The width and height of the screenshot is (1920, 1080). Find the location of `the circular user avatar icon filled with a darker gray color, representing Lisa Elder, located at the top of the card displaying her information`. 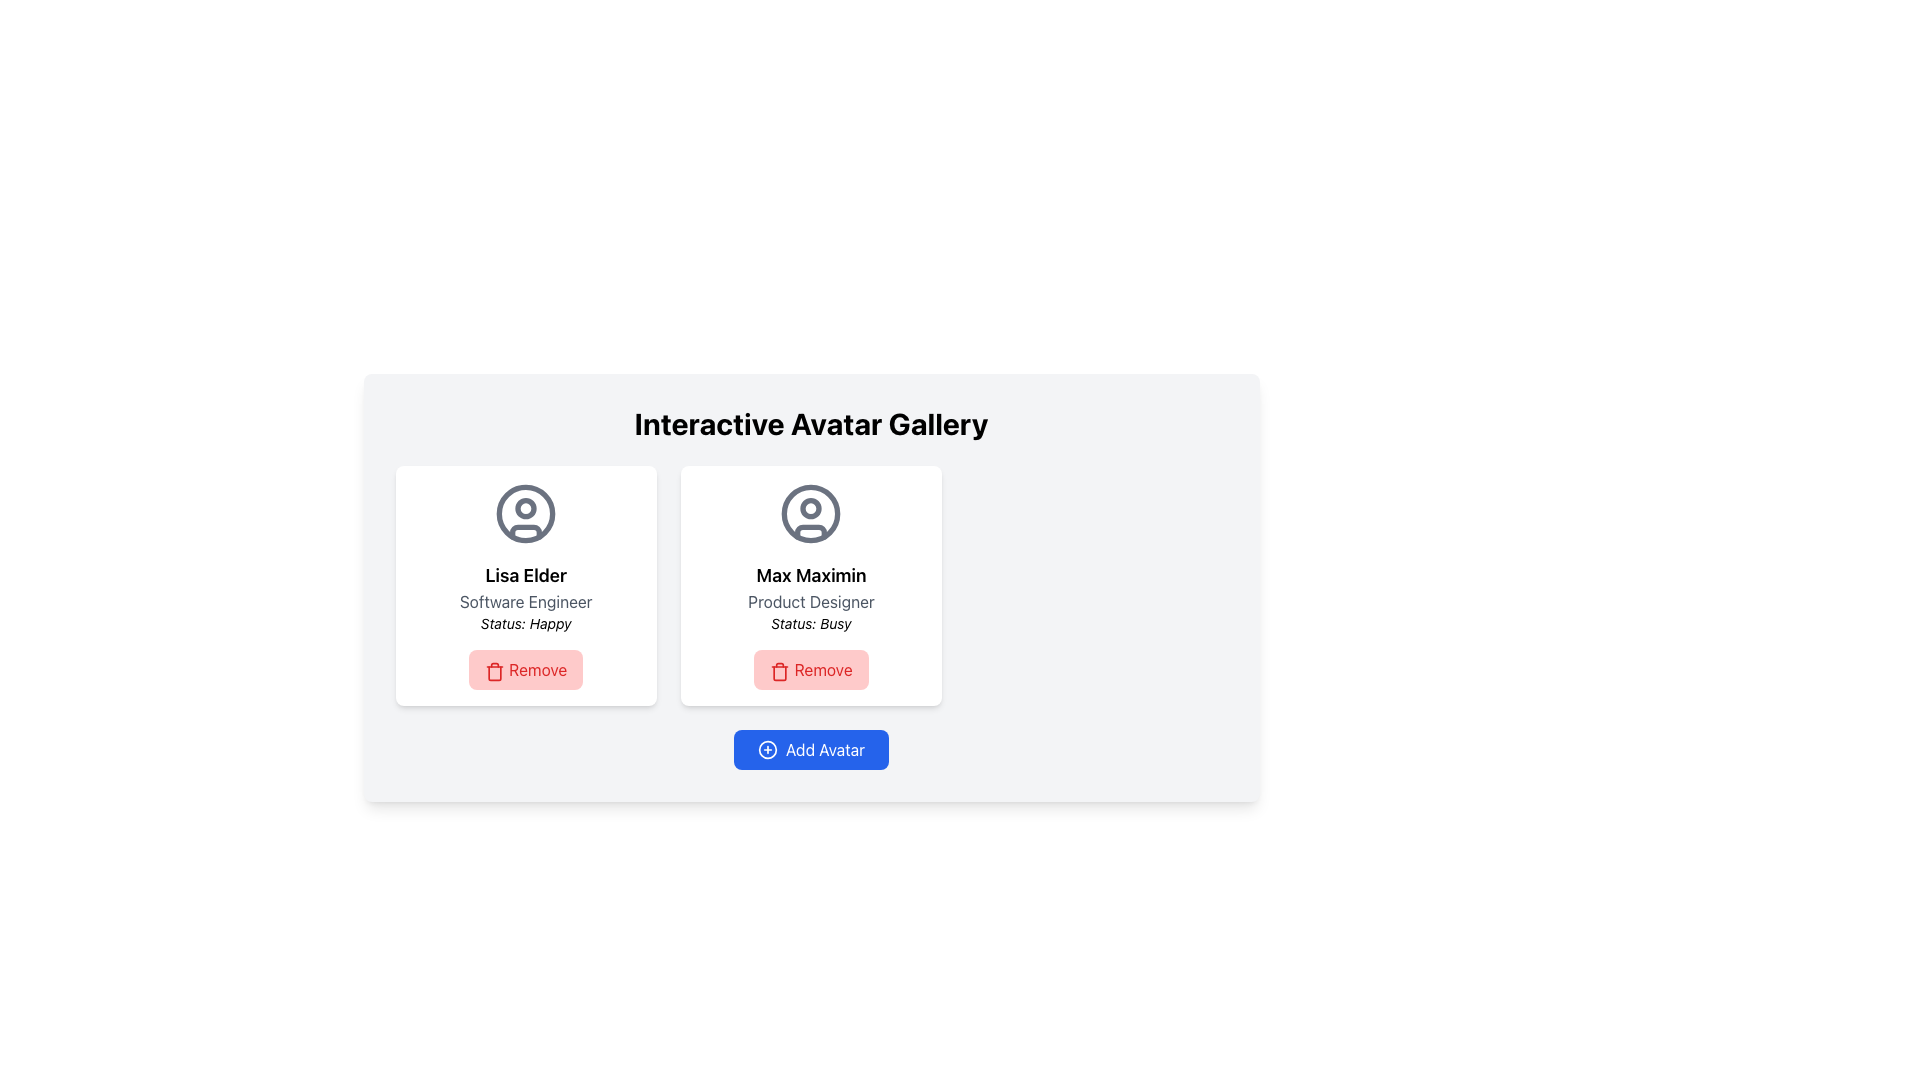

the circular user avatar icon filled with a darker gray color, representing Lisa Elder, located at the top of the card displaying her information is located at coordinates (526, 512).